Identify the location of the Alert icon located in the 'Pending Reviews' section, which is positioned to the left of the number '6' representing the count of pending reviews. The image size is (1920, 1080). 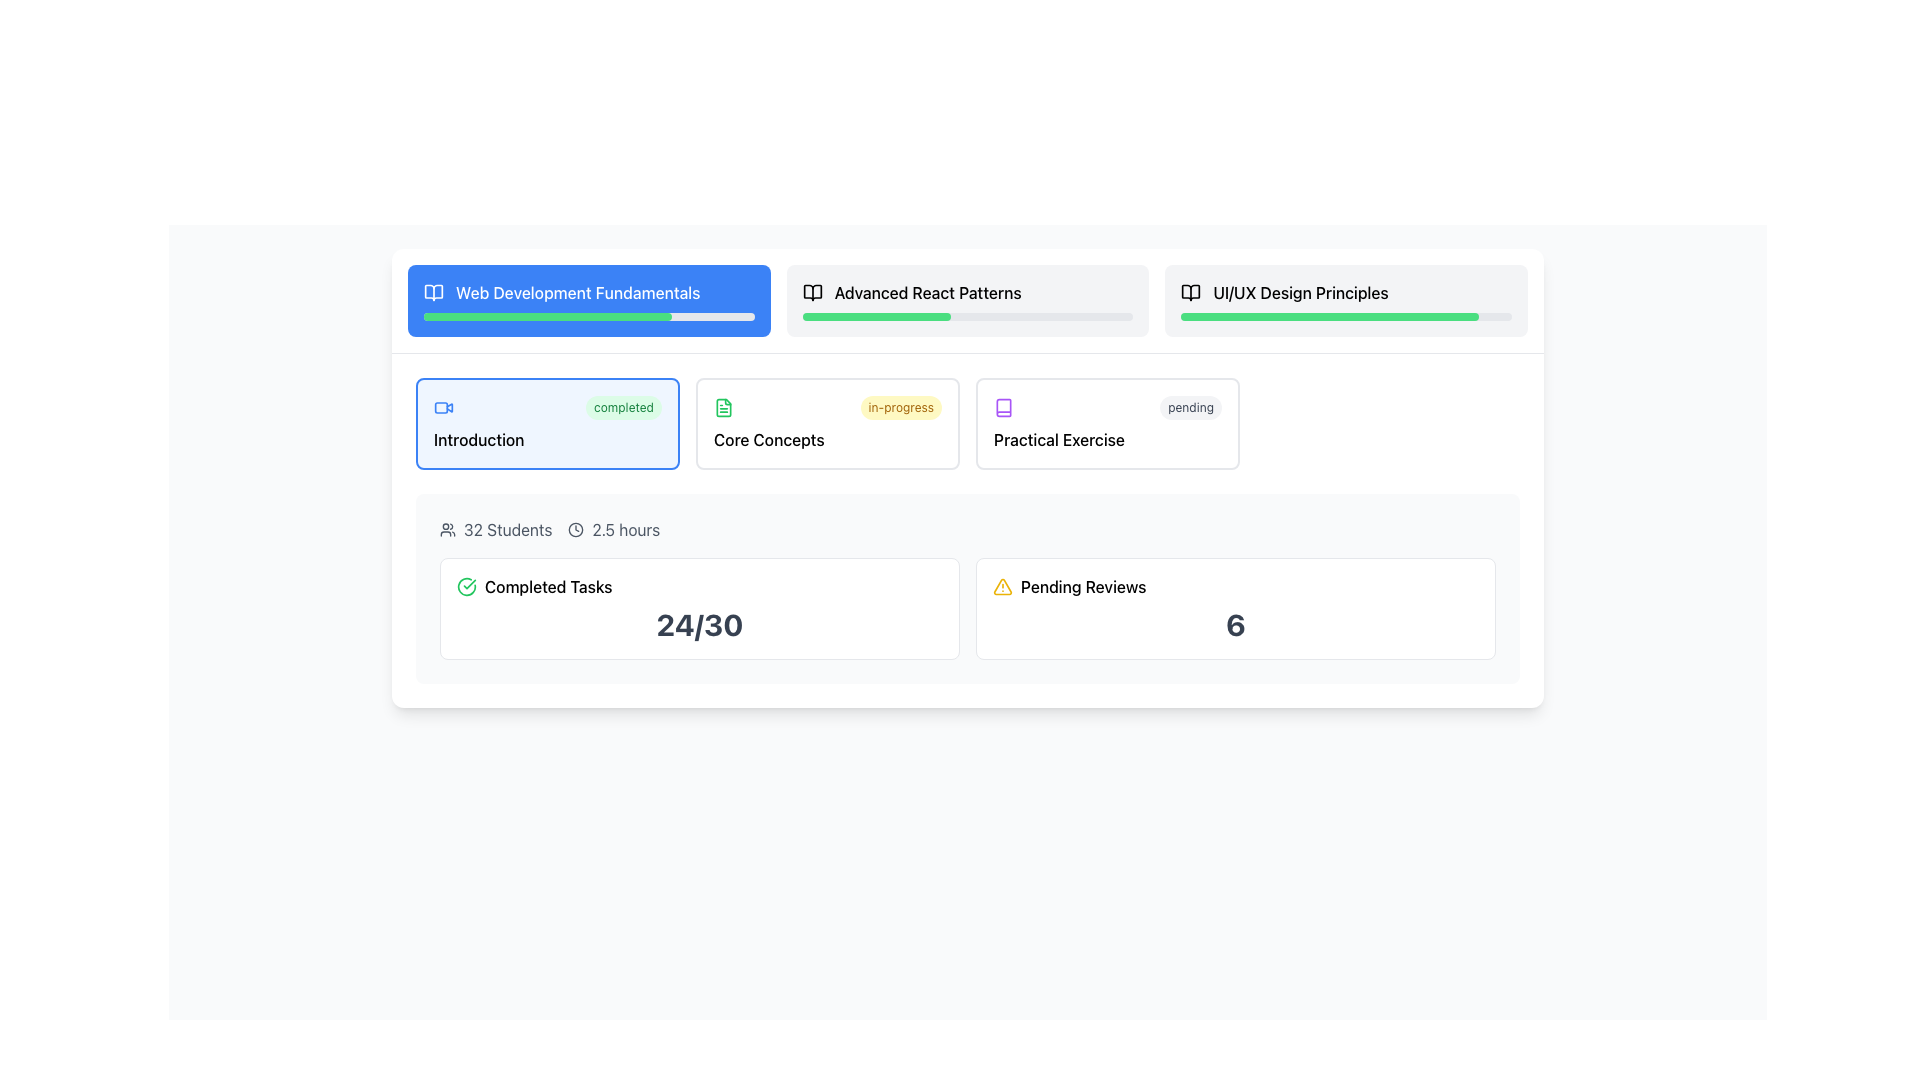
(1003, 585).